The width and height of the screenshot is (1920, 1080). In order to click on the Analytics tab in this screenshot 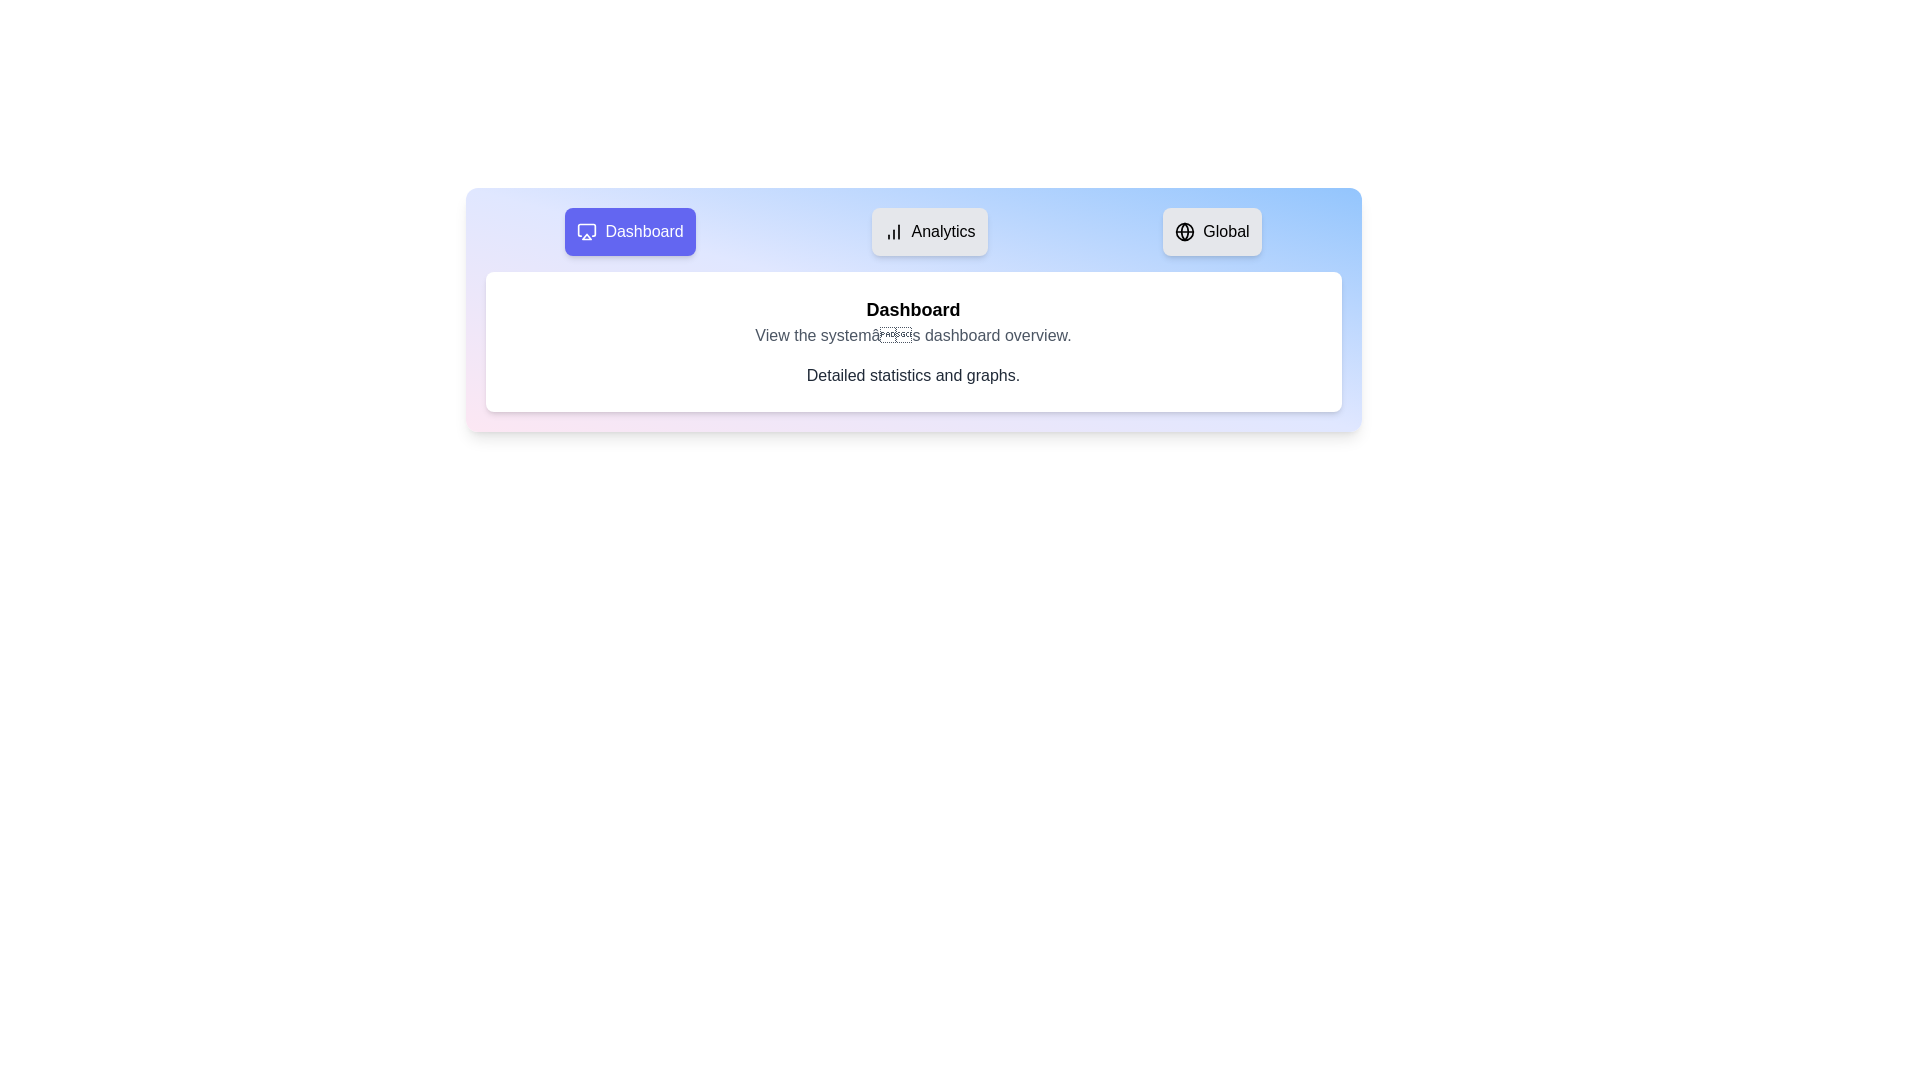, I will do `click(928, 230)`.